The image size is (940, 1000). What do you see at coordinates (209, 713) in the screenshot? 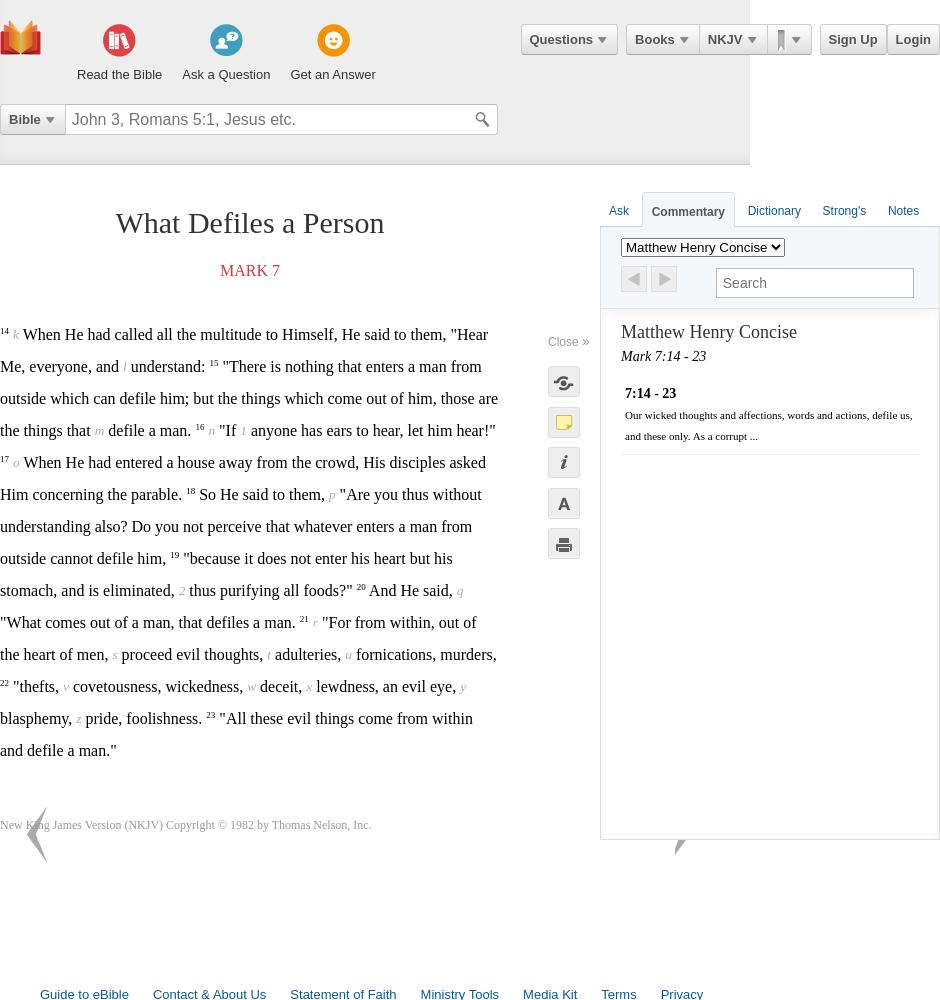
I see `'23'` at bounding box center [209, 713].